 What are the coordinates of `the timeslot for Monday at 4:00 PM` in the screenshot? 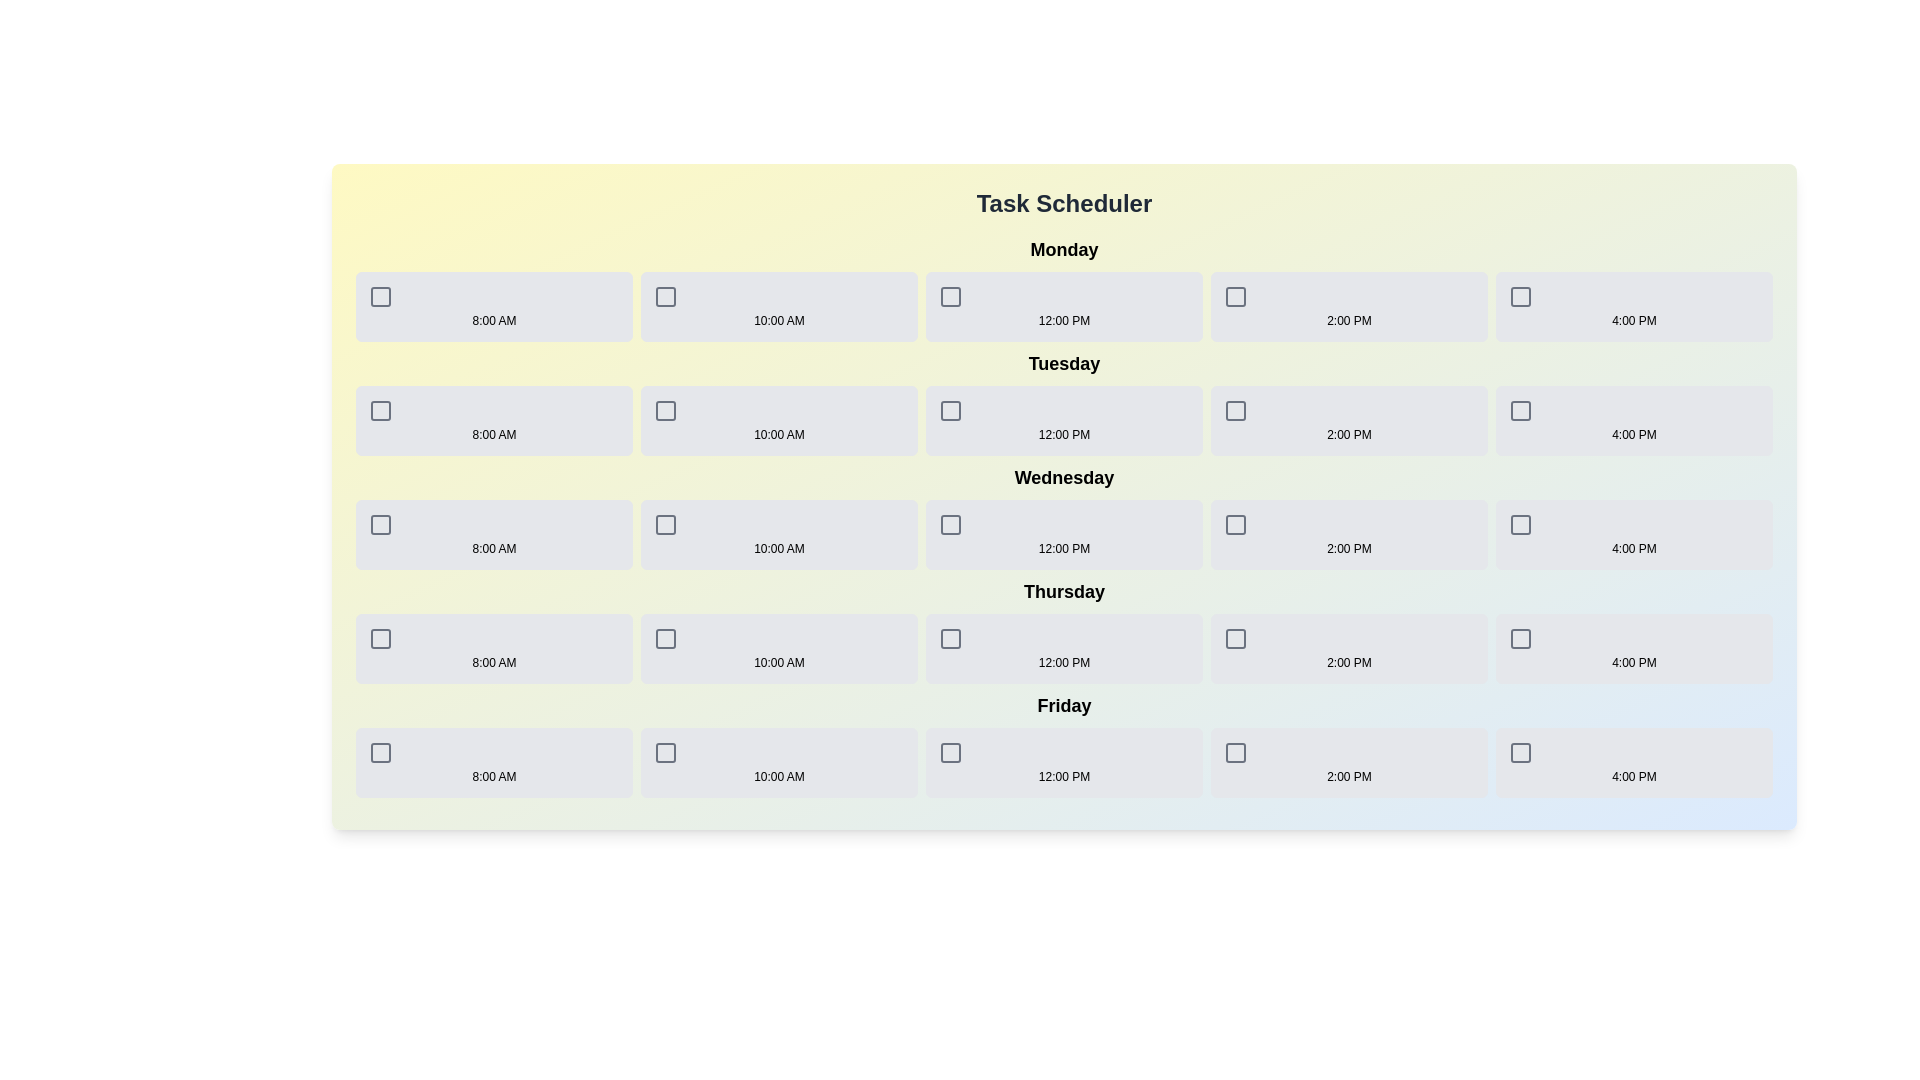 It's located at (1634, 307).